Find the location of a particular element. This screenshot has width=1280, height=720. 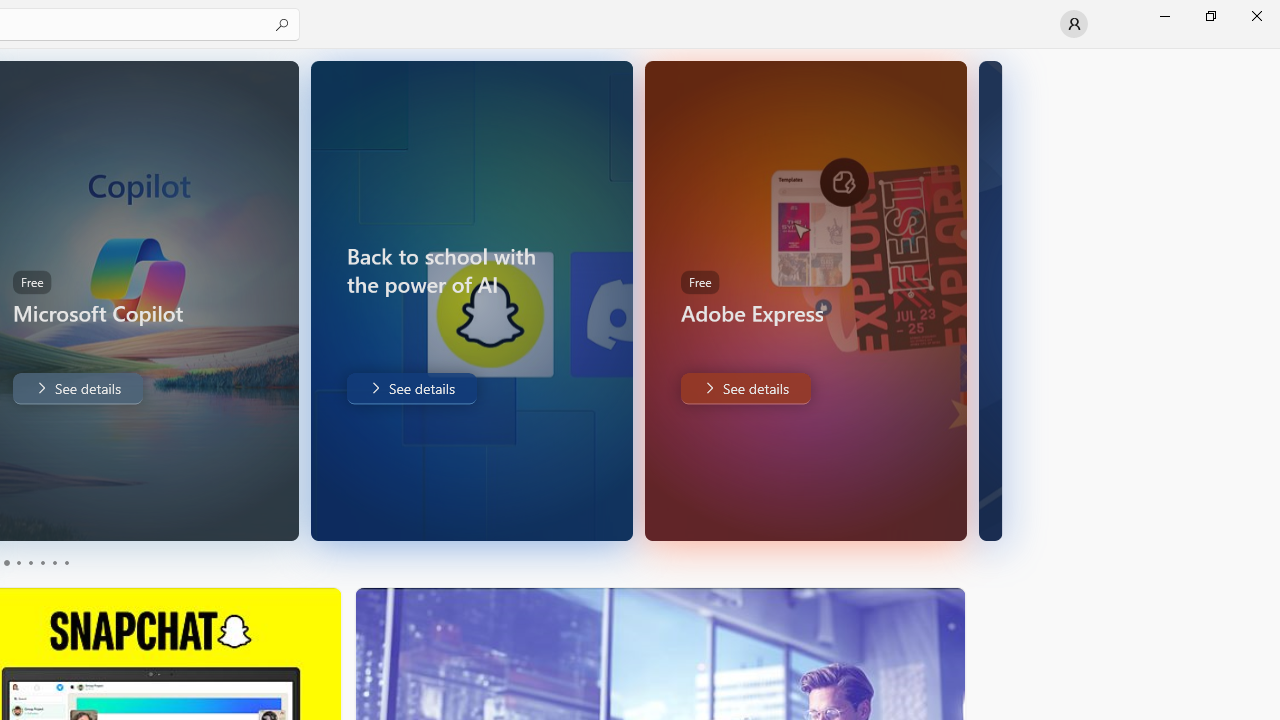

'Close Microsoft Store' is located at coordinates (1255, 15).